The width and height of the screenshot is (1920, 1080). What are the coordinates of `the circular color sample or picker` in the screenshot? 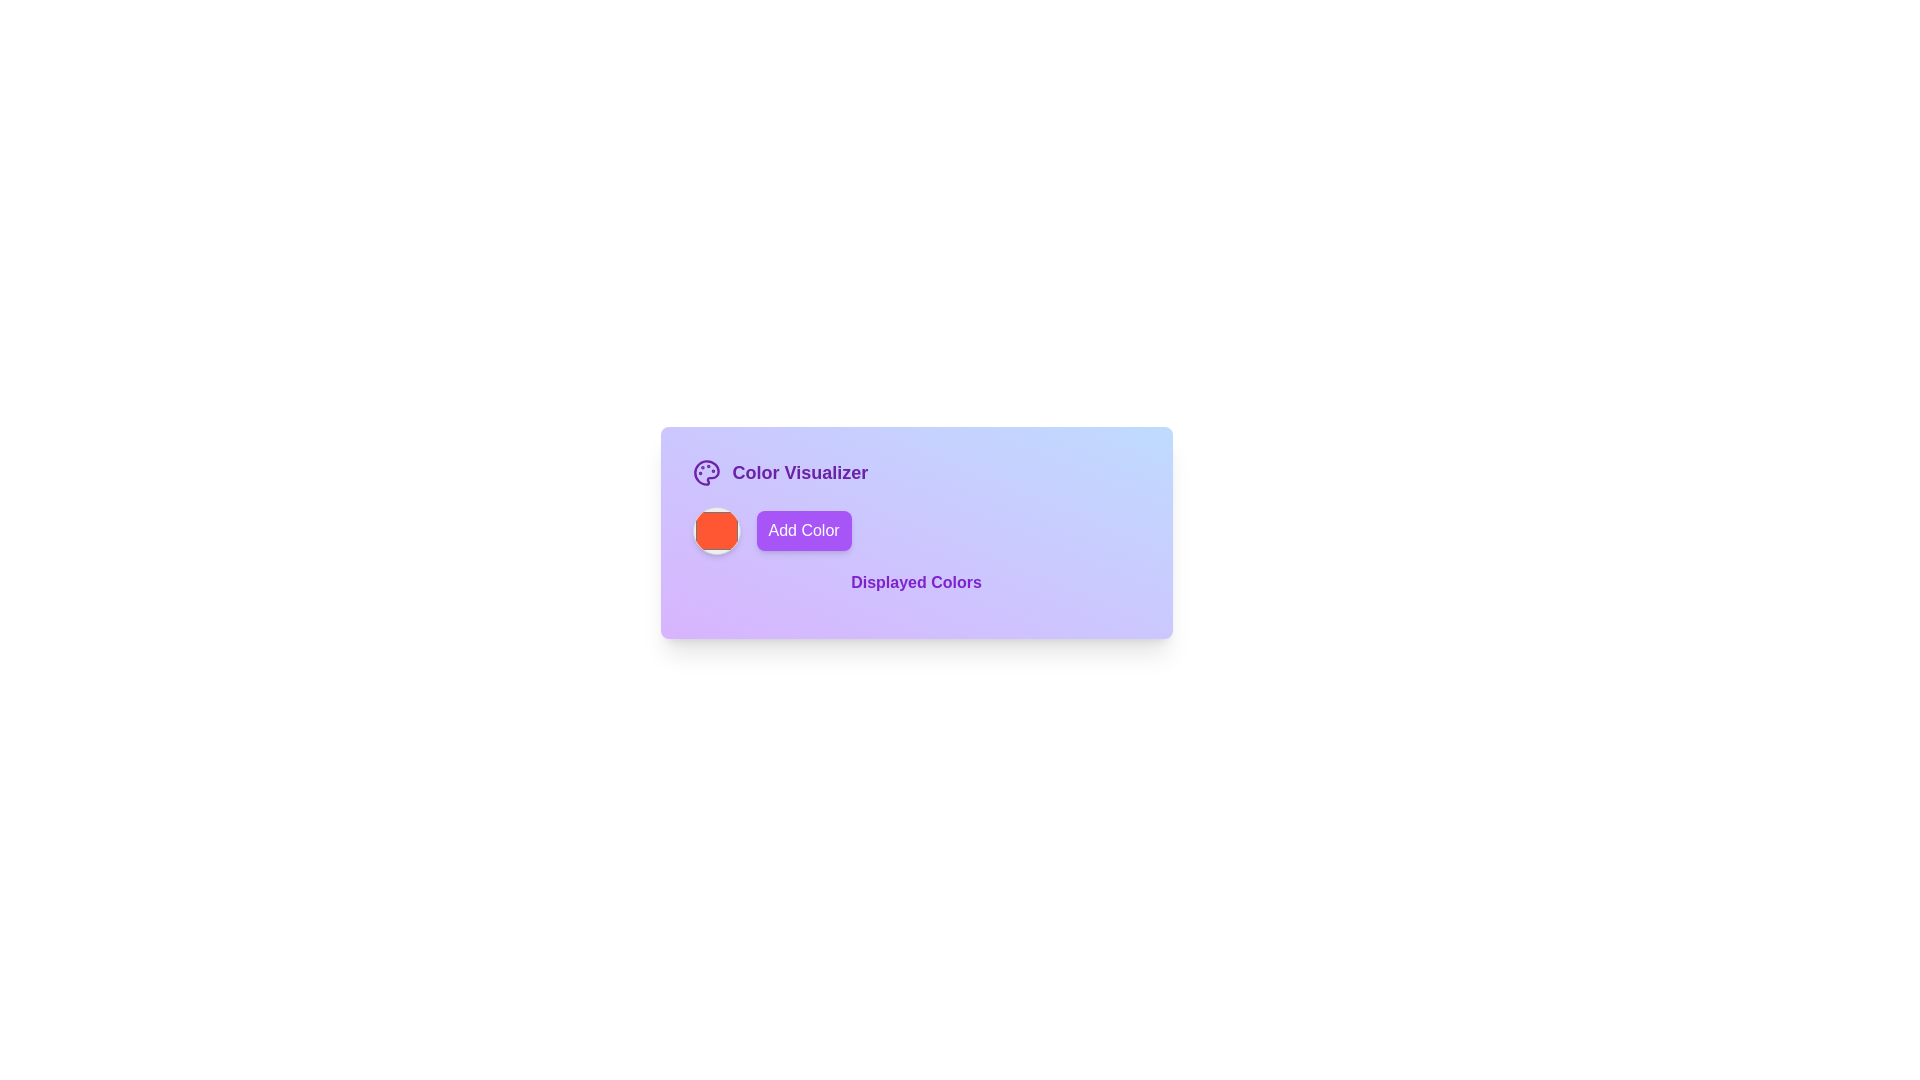 It's located at (716, 530).